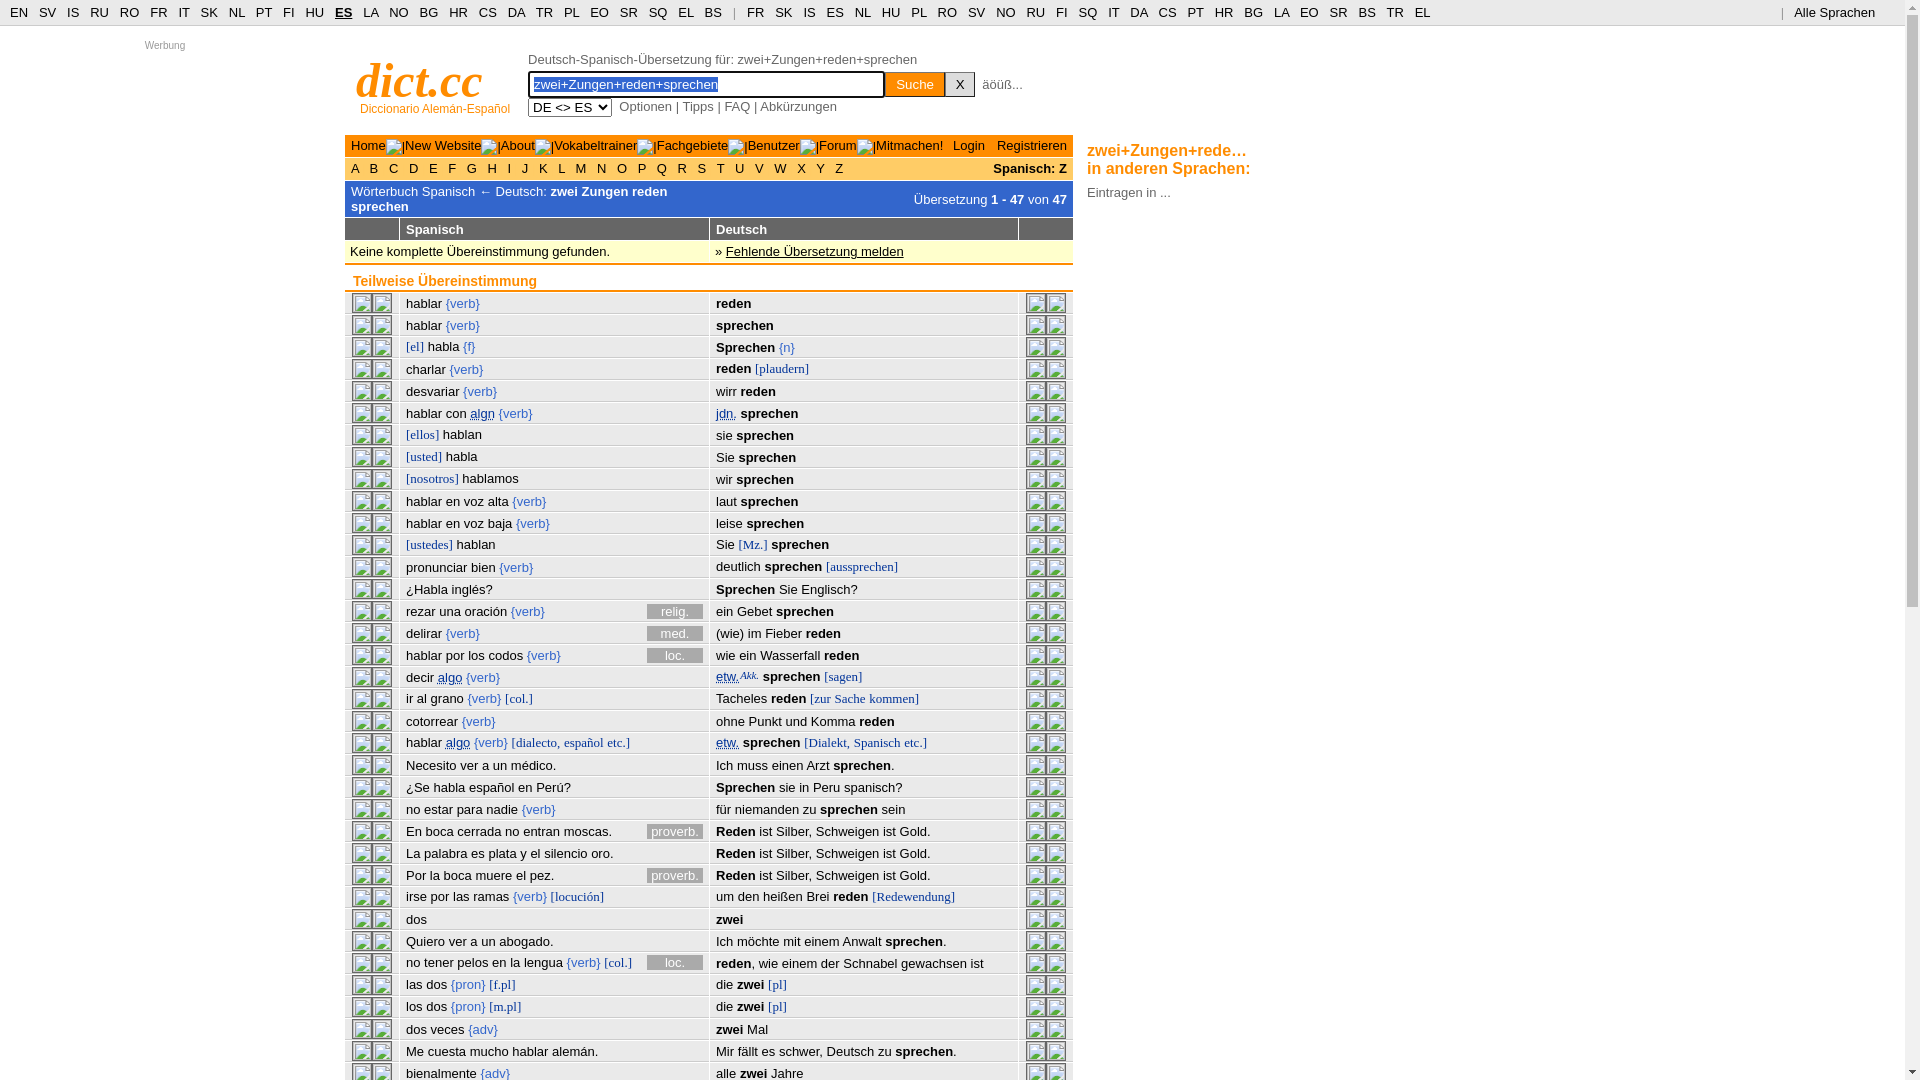 This screenshot has width=1920, height=1080. Describe the element at coordinates (725, 500) in the screenshot. I see `'laut'` at that location.